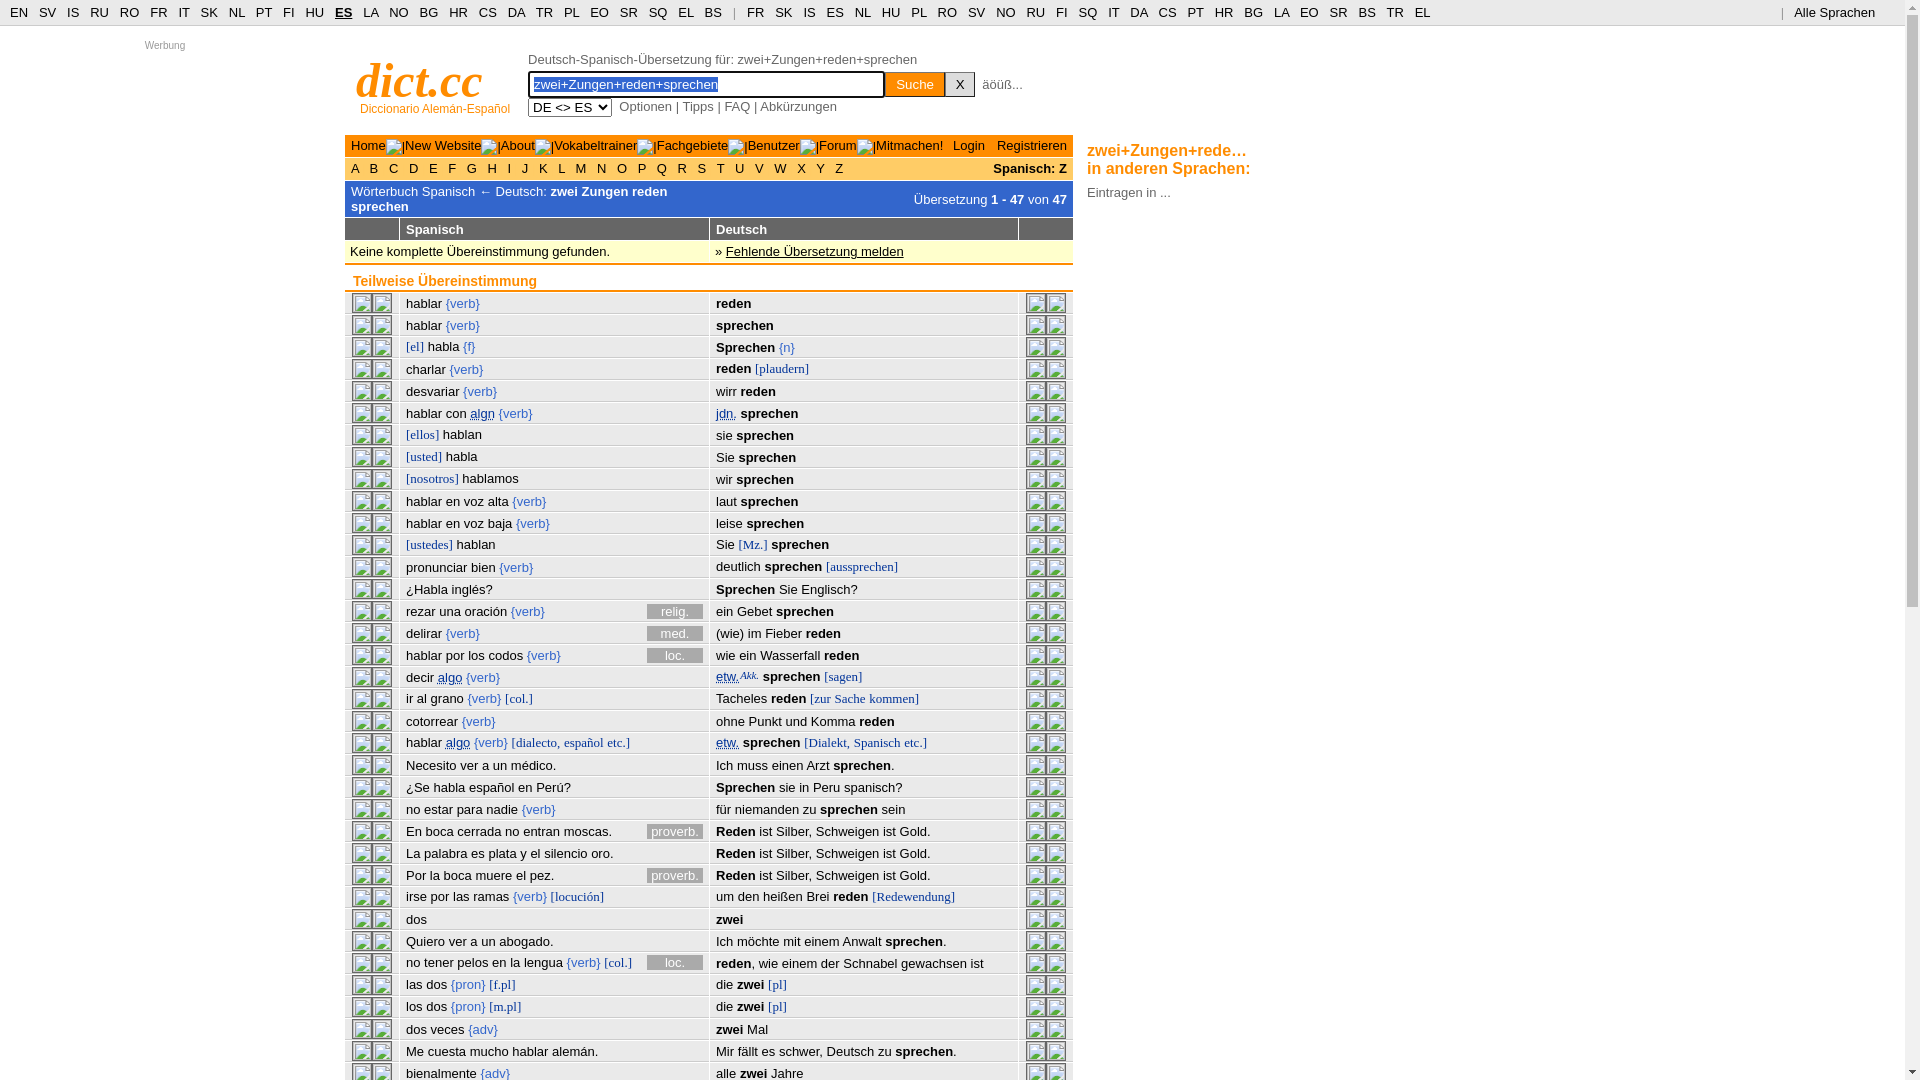 This screenshot has width=1920, height=1080. Describe the element at coordinates (725, 500) in the screenshot. I see `'laut'` at that location.